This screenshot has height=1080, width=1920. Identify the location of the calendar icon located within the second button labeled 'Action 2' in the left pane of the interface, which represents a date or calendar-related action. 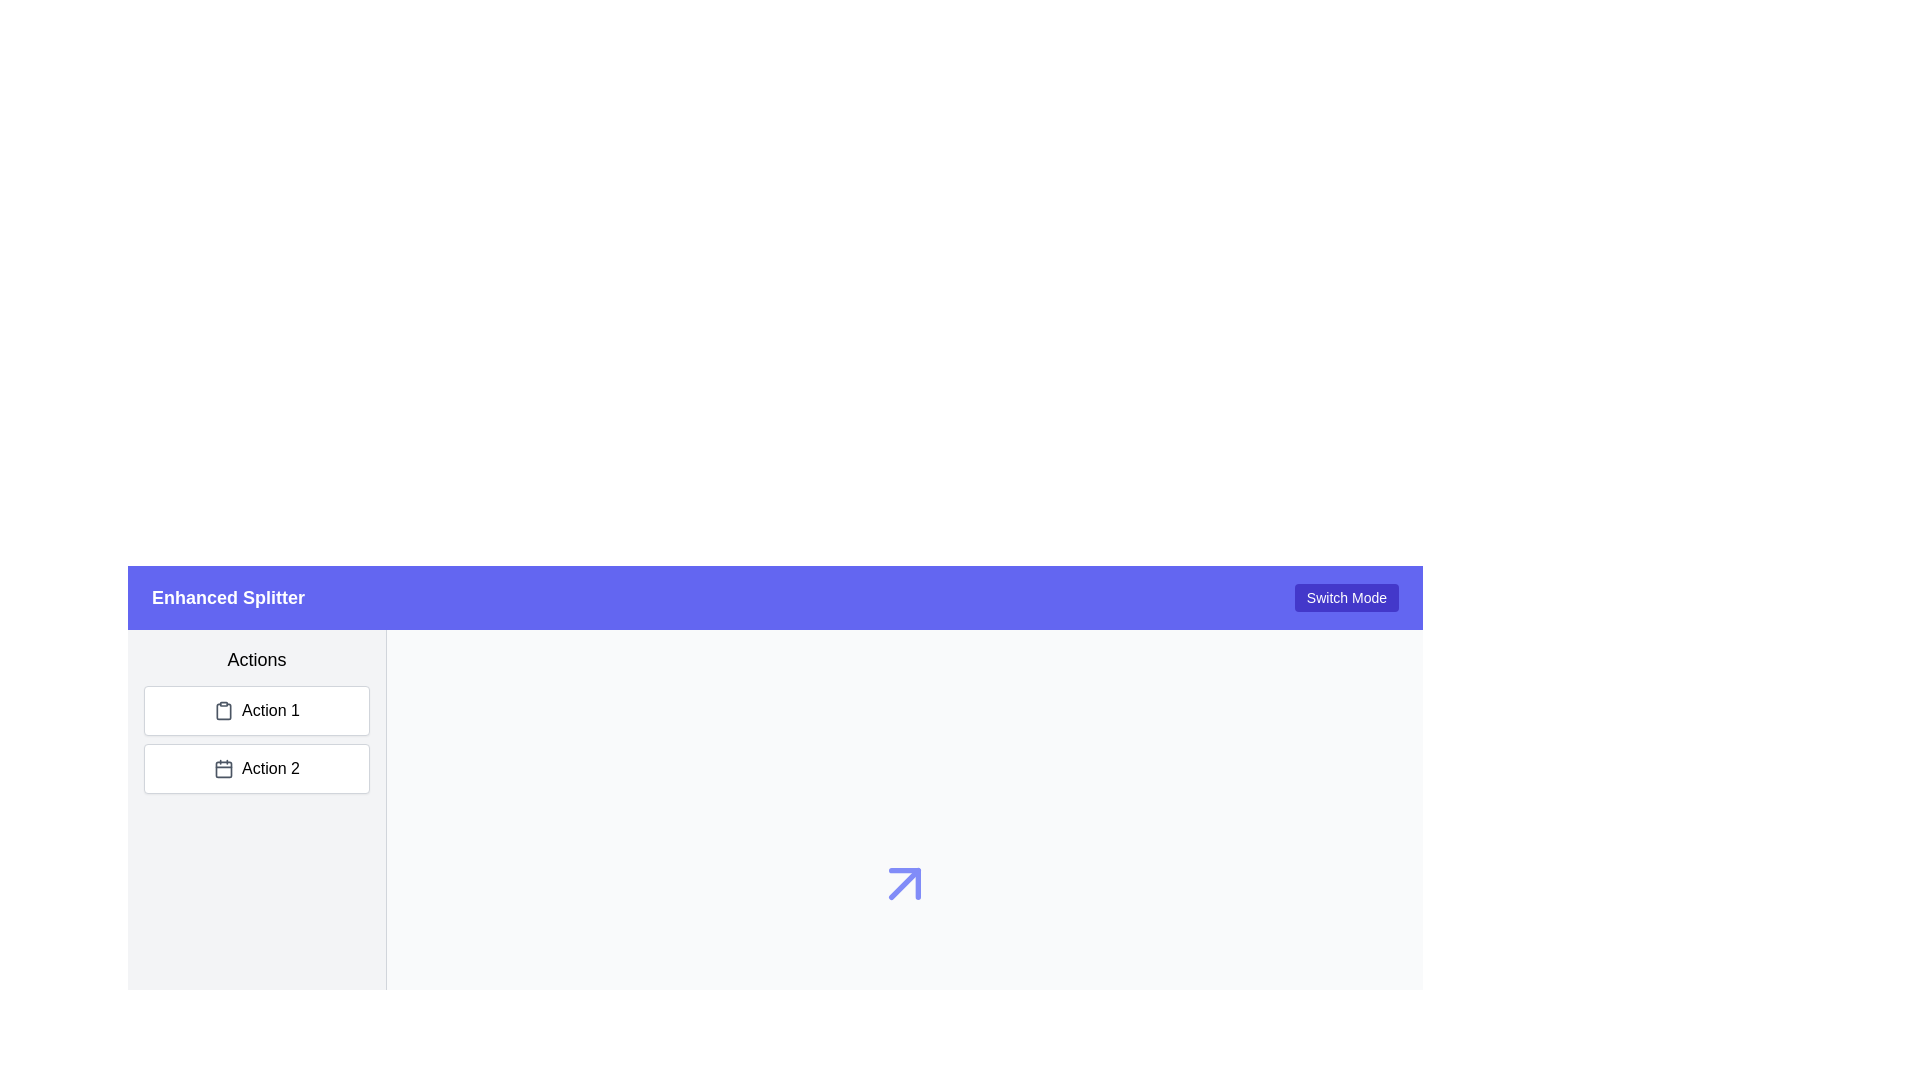
(224, 767).